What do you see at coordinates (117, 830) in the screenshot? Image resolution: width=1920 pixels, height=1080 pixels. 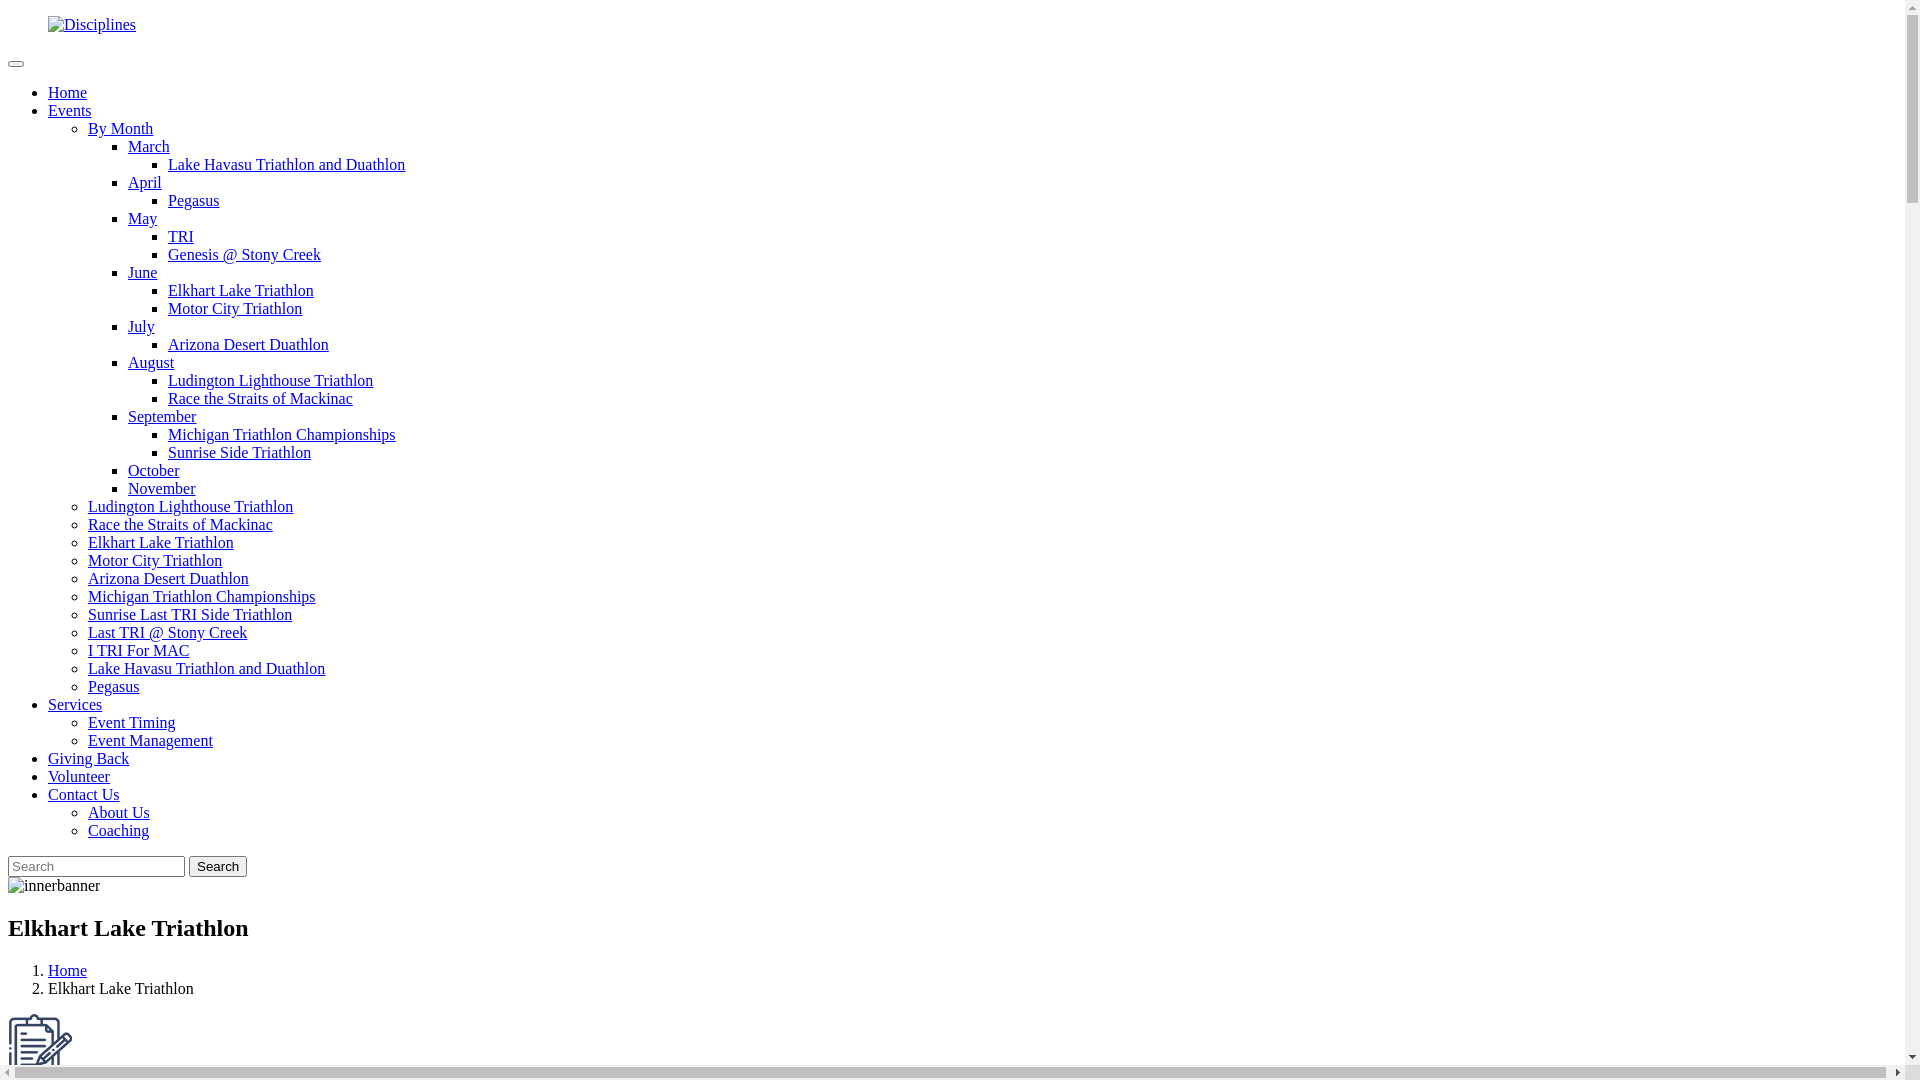 I see `'Coaching'` at bounding box center [117, 830].